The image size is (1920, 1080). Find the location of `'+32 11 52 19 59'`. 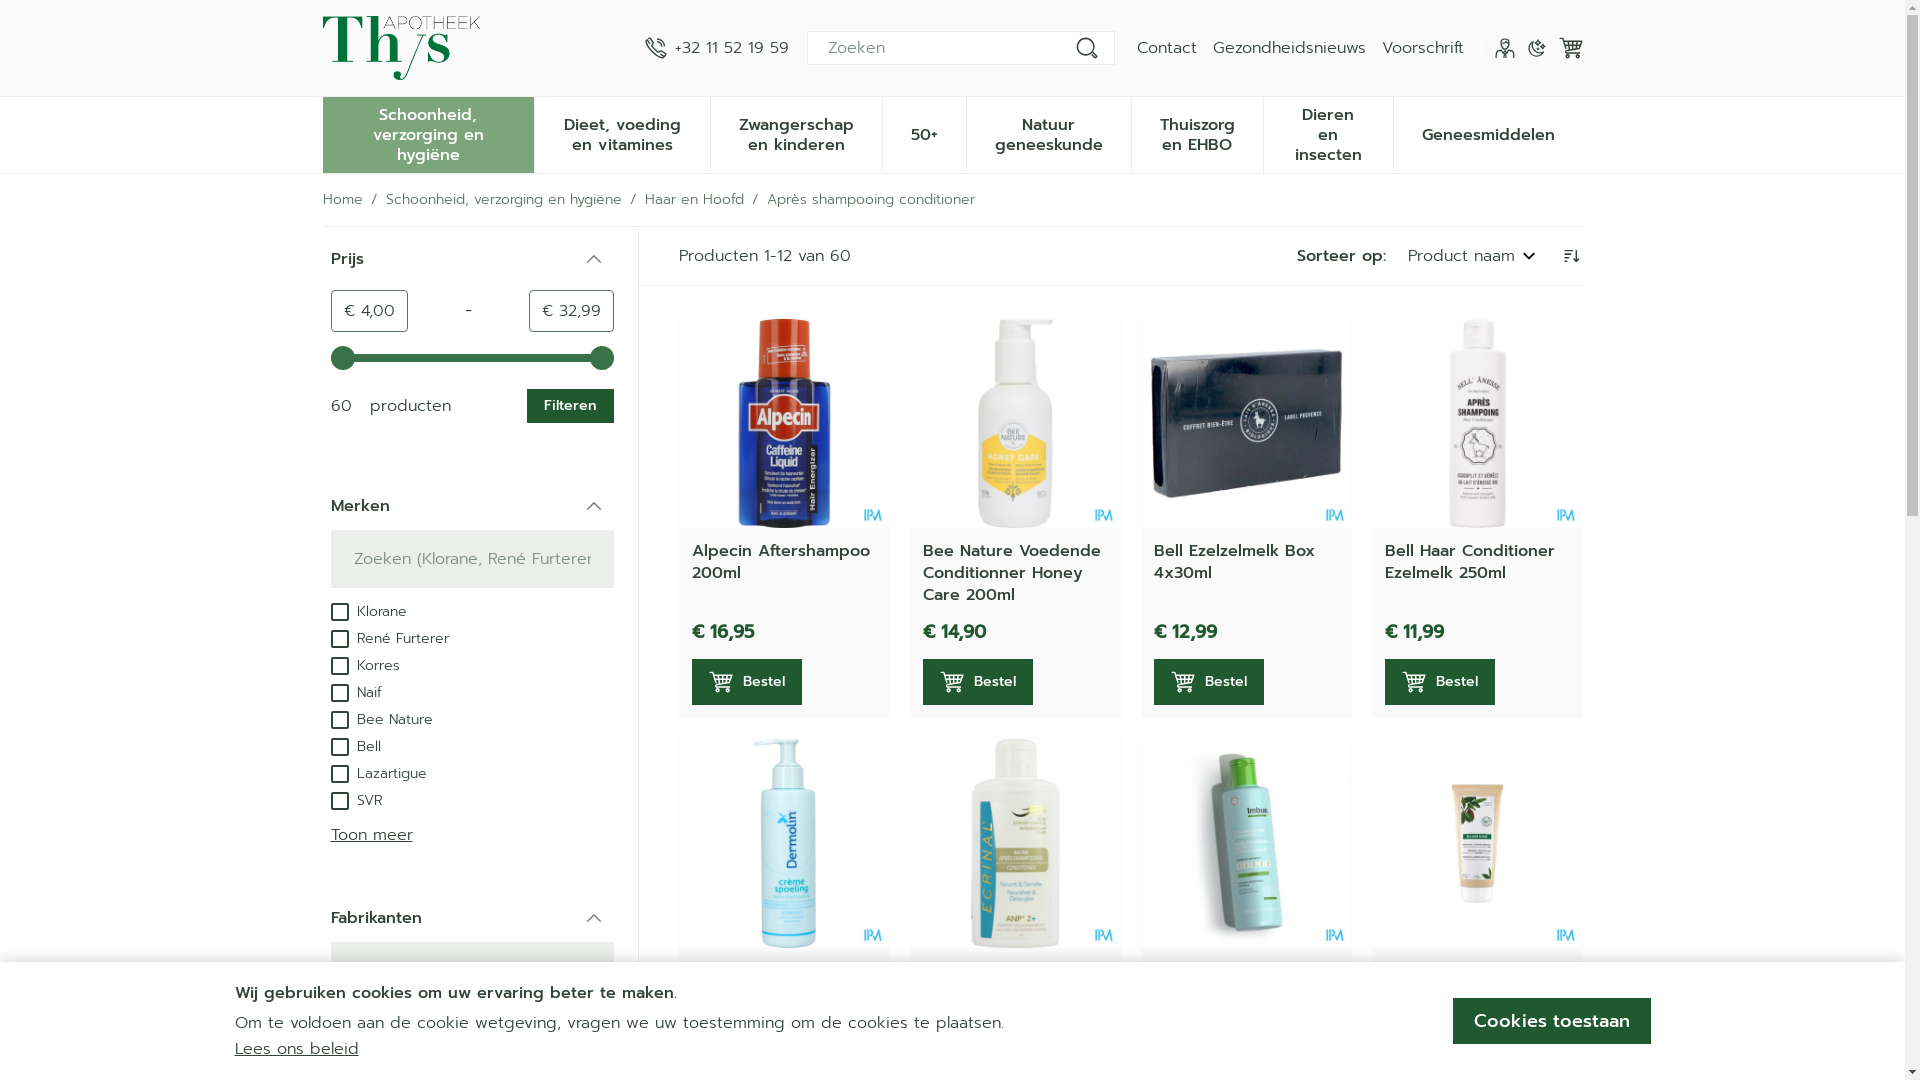

'+32 11 52 19 59' is located at coordinates (715, 46).